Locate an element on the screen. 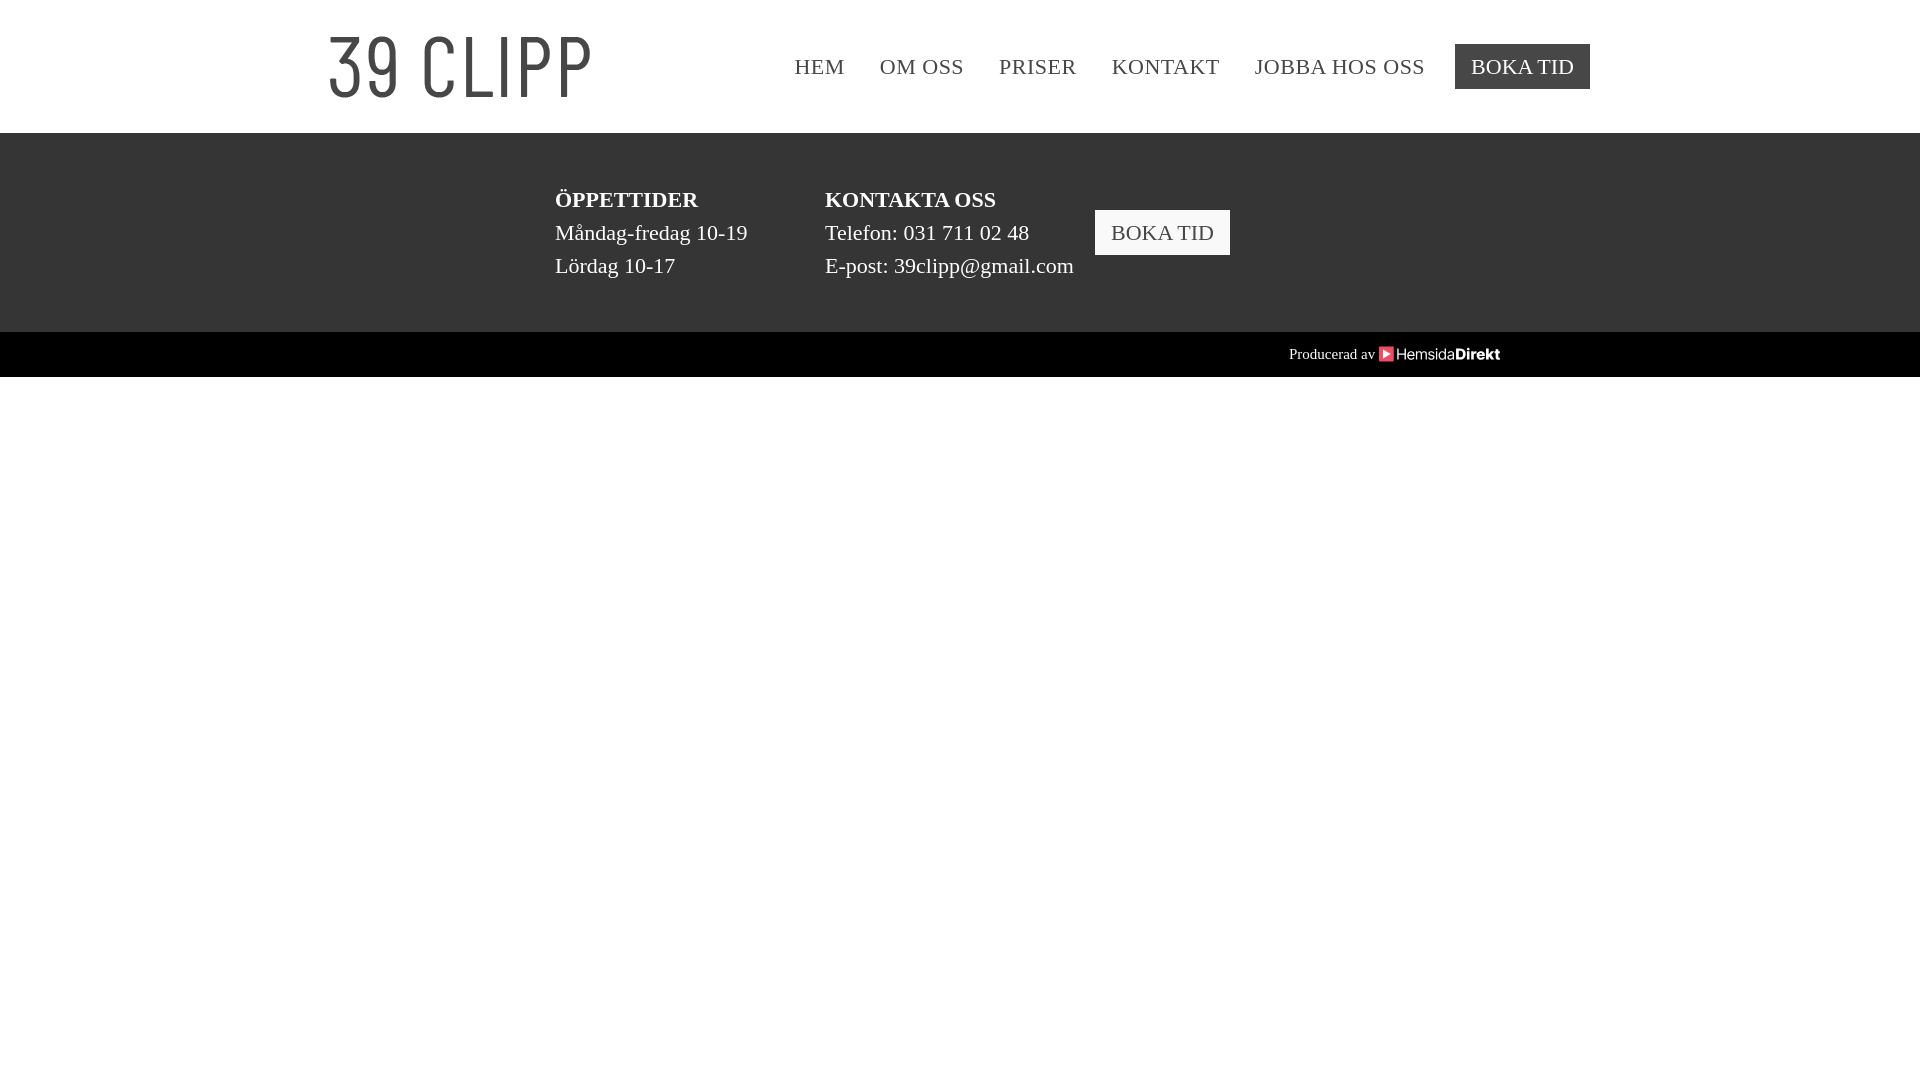 Image resolution: width=1920 pixels, height=1080 pixels. 'PRISER' is located at coordinates (1020, 65).